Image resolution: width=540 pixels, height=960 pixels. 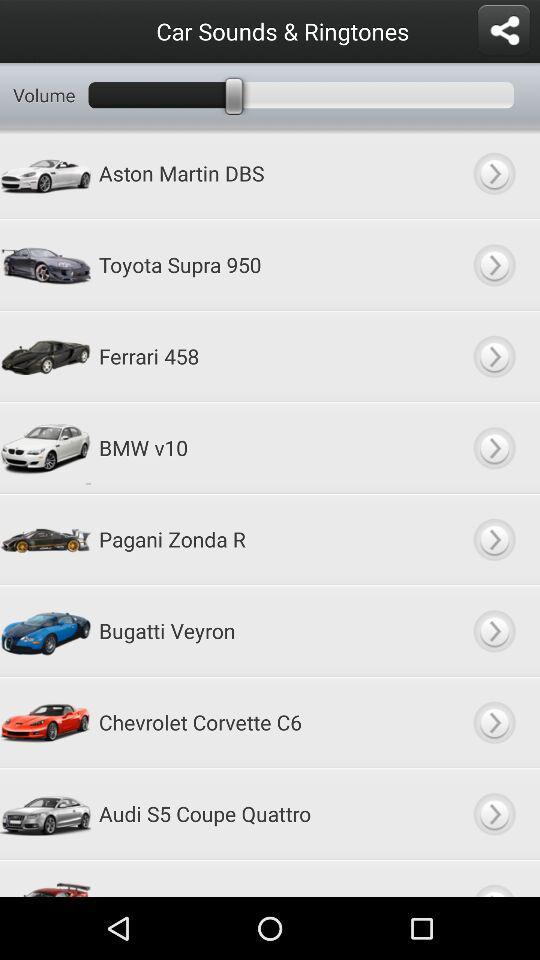 I want to click on go forward option, so click(x=493, y=538).